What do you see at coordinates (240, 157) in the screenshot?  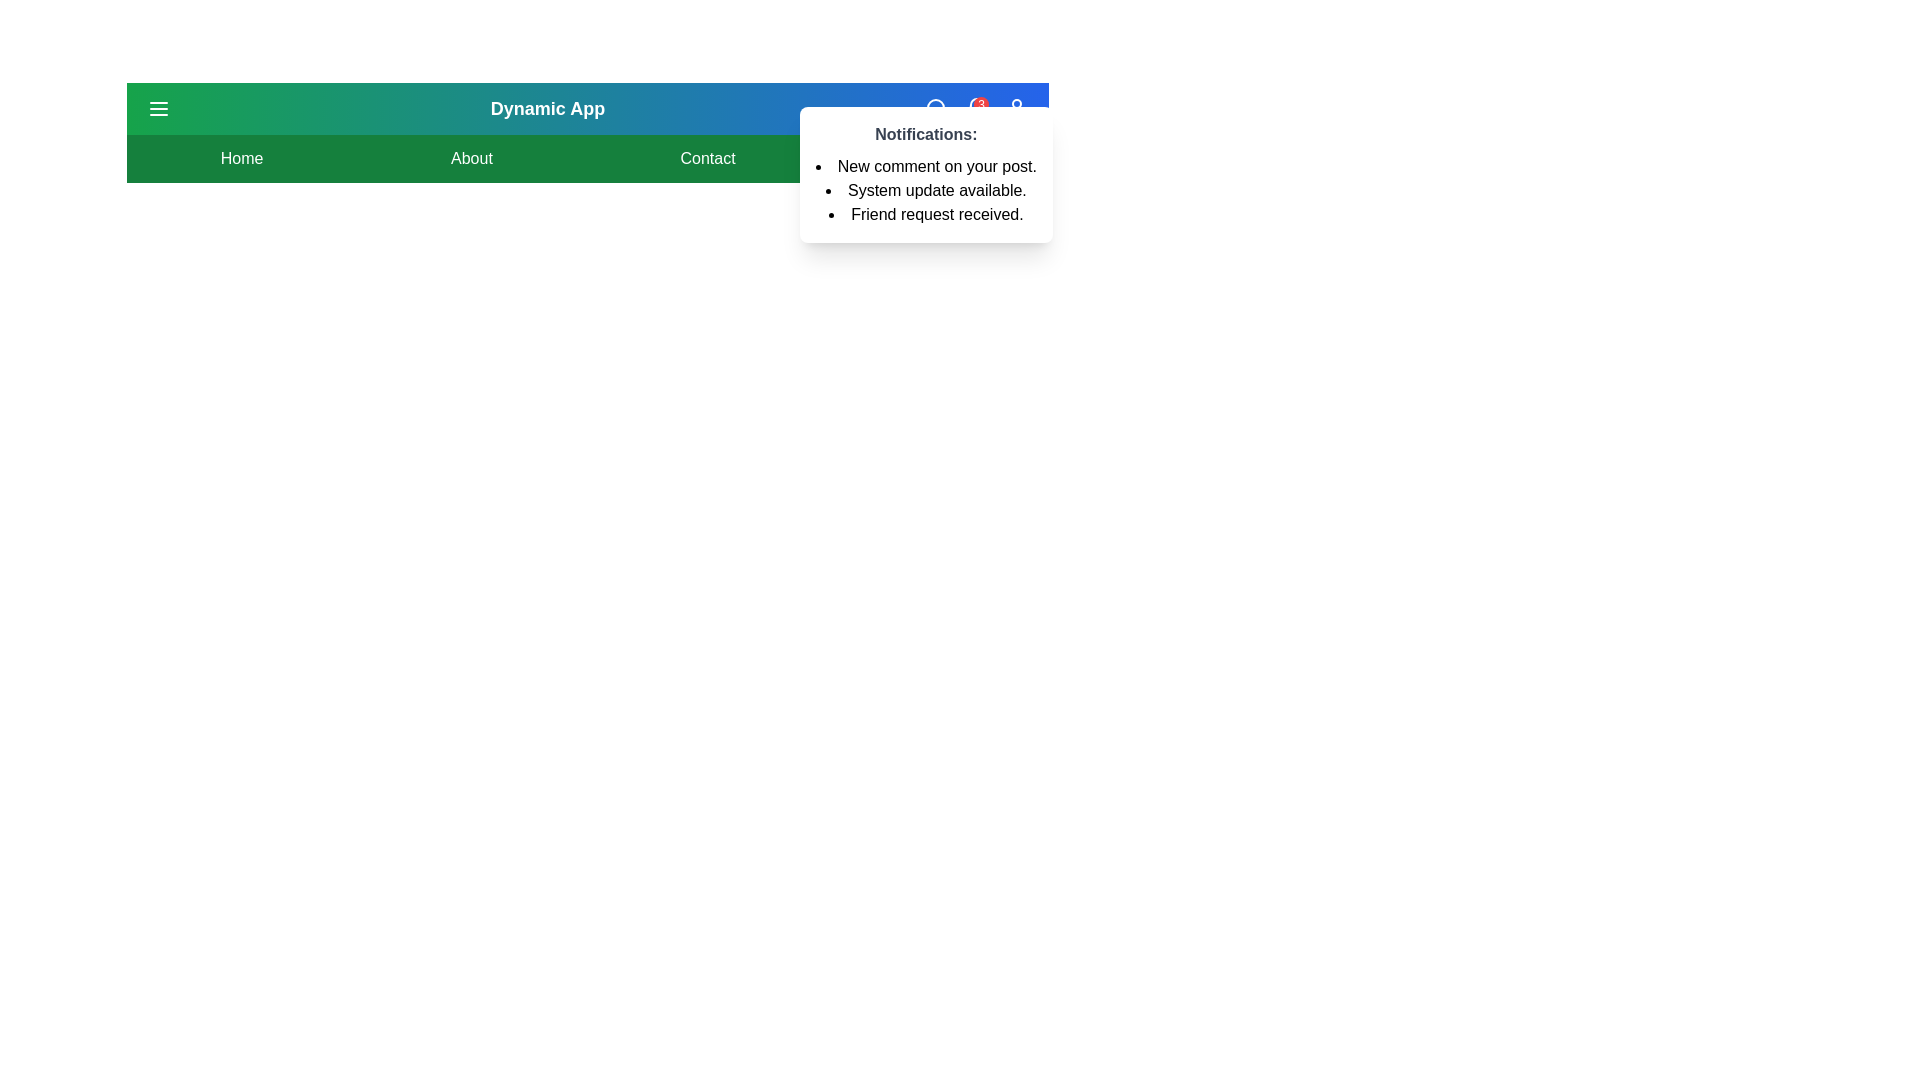 I see `the Home menu item to navigate to the corresponding section` at bounding box center [240, 157].